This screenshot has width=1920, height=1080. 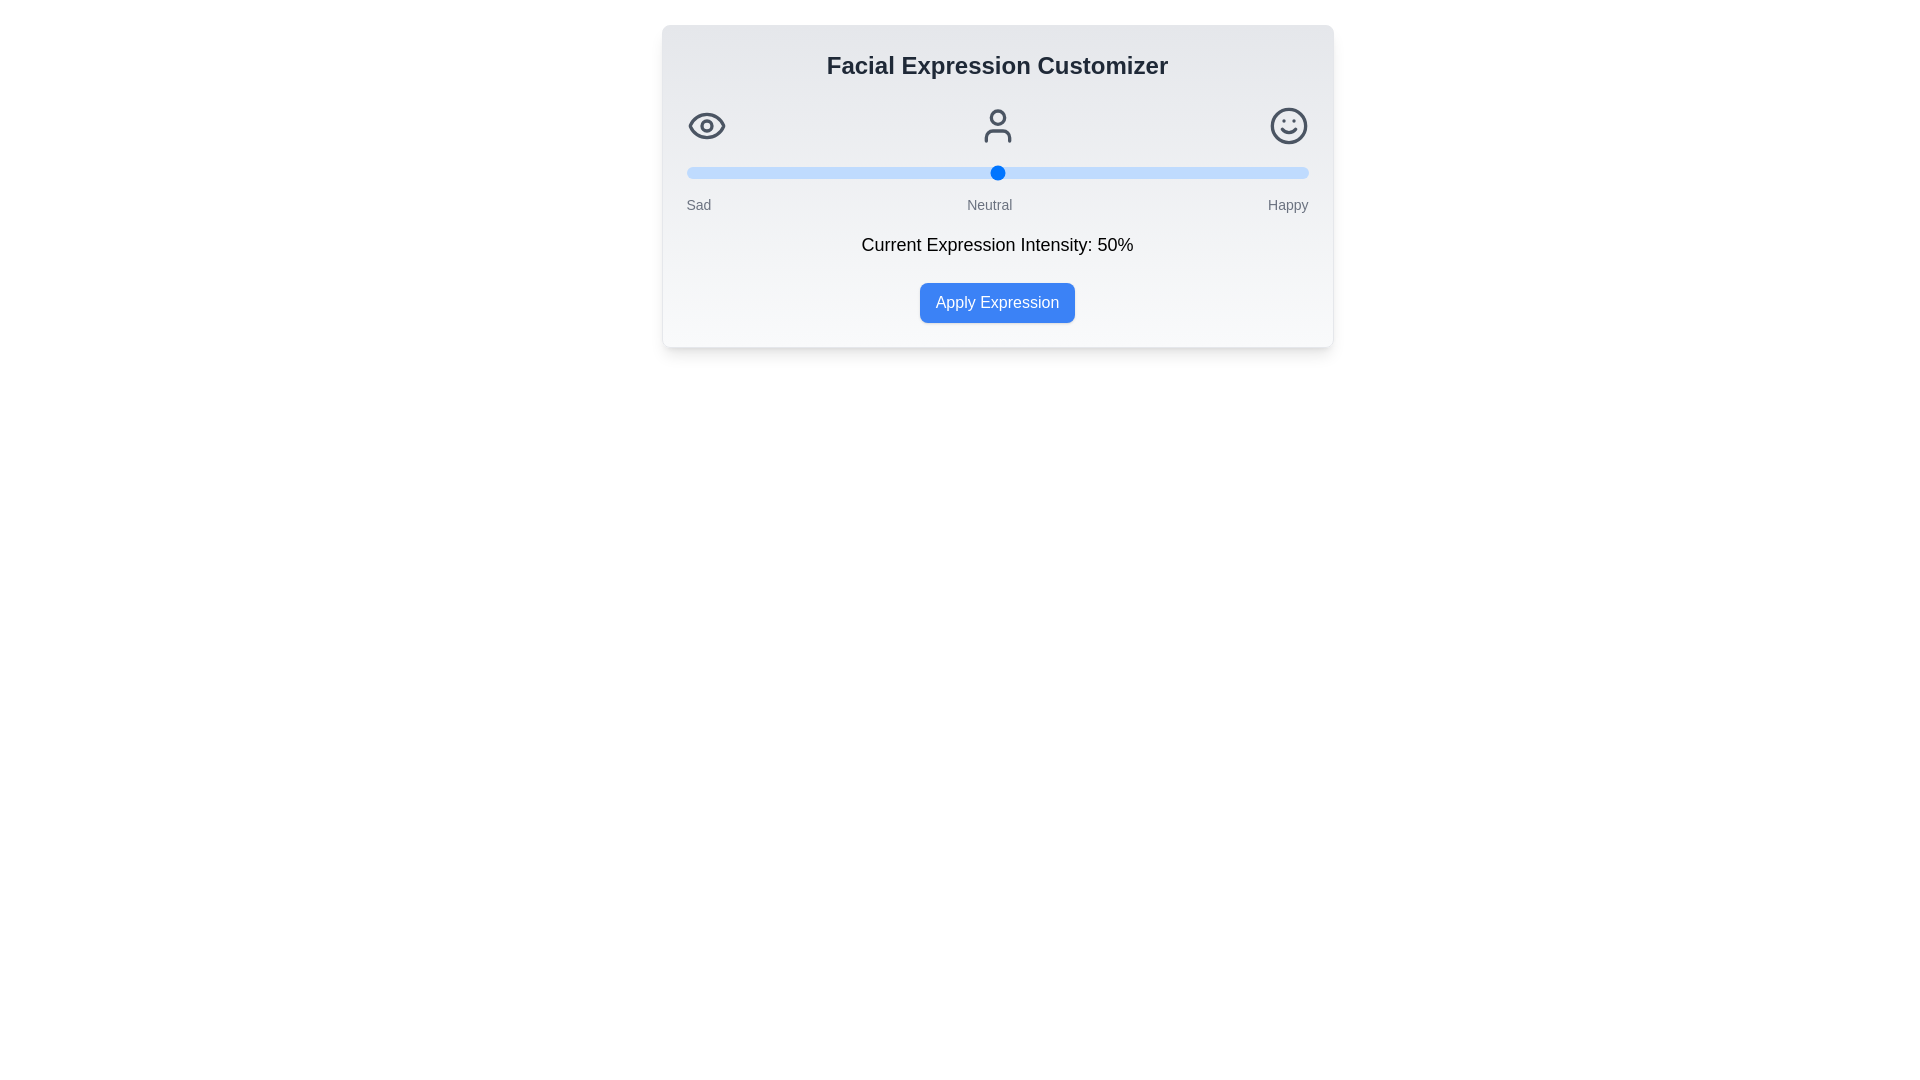 I want to click on the intensity slider to set the facial expression intensity to 12%, so click(x=760, y=172).